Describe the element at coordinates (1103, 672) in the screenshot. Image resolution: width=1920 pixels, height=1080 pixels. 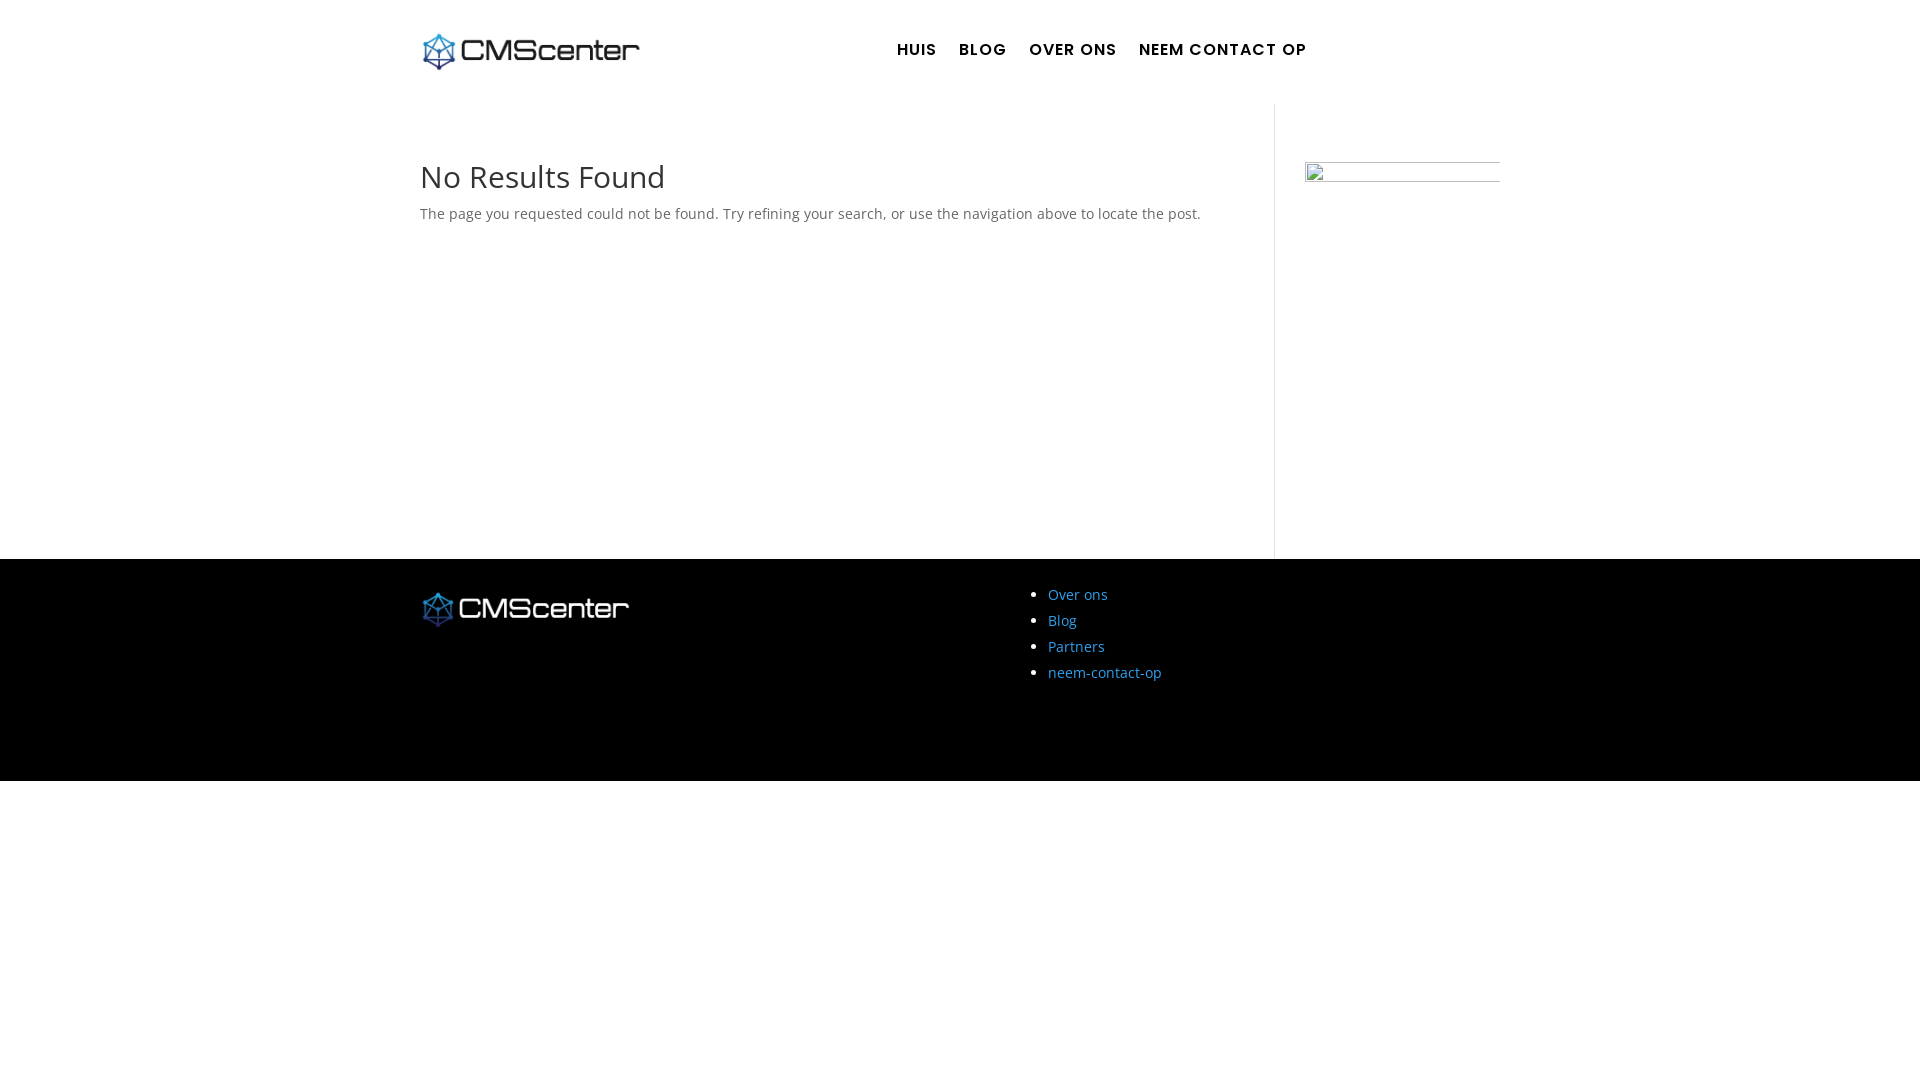
I see `'neem-contact-op'` at that location.